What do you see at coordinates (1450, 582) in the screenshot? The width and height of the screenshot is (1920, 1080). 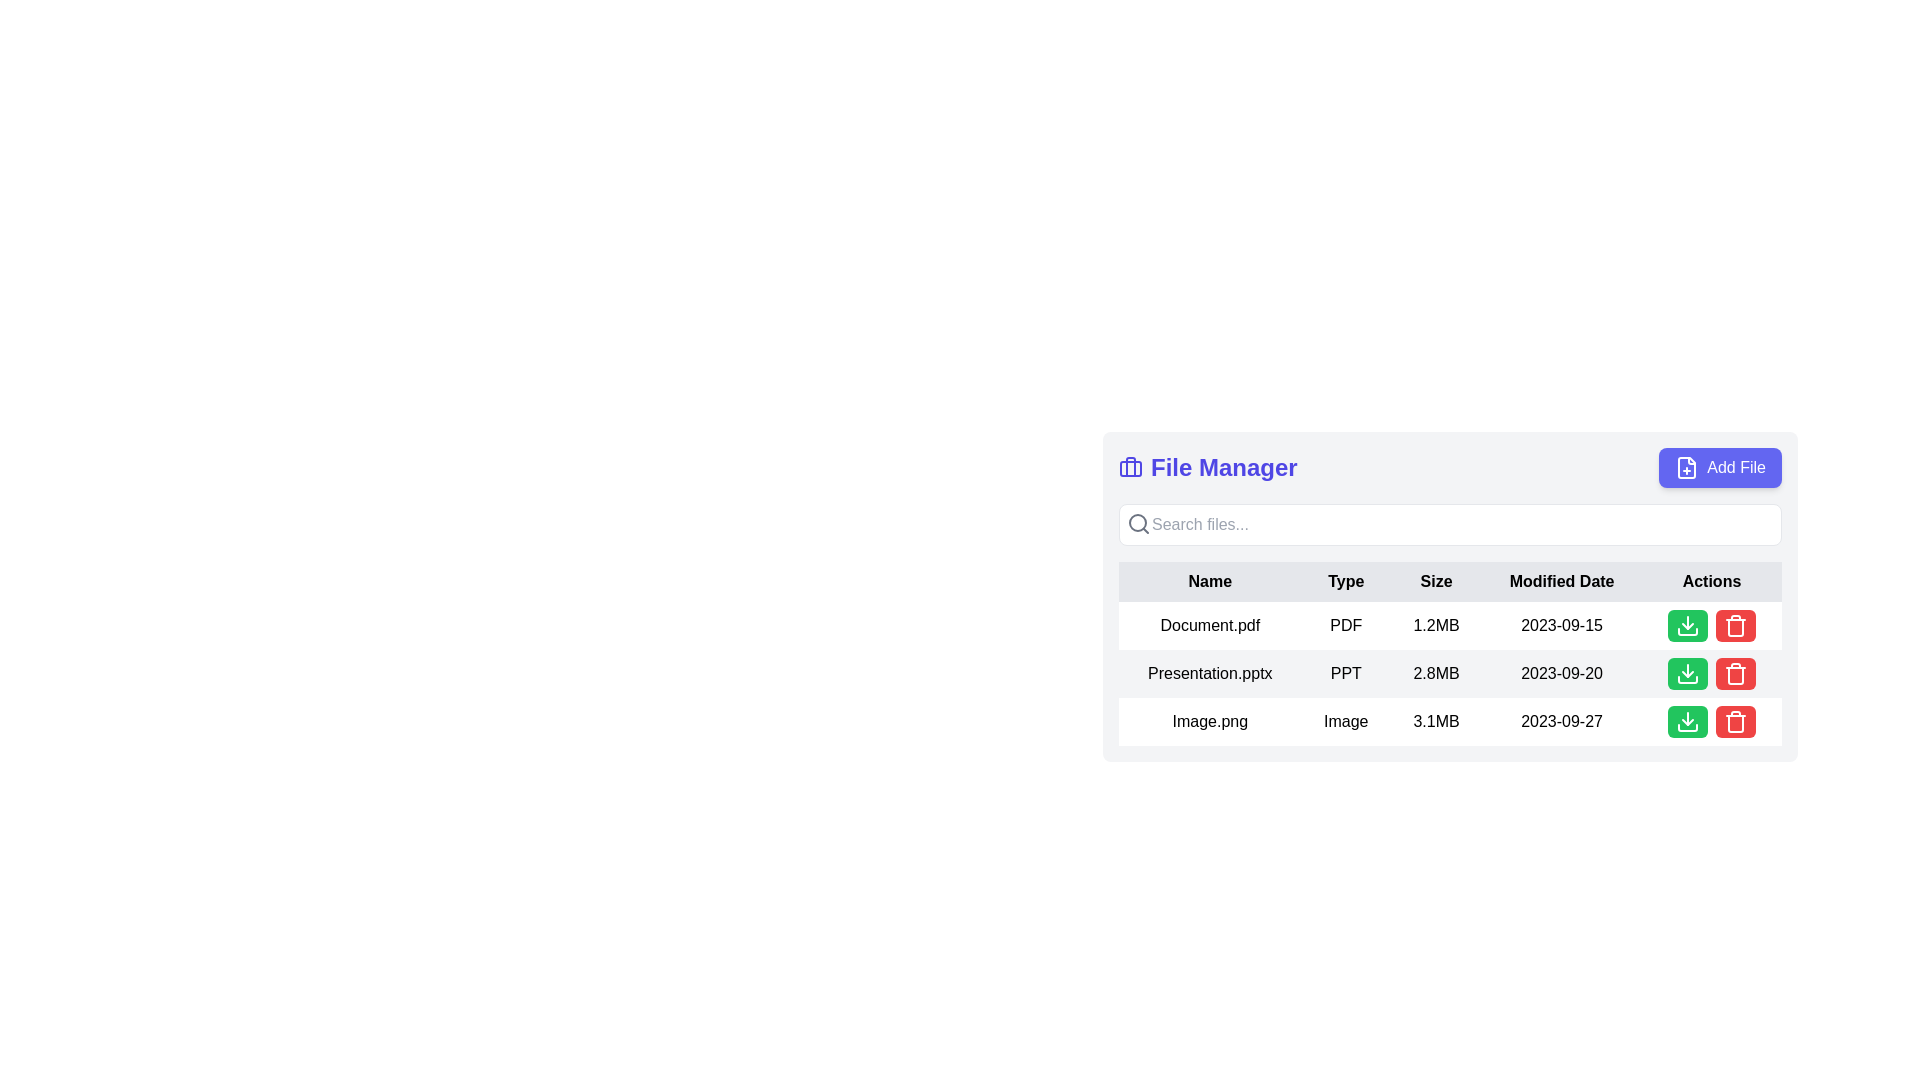 I see `the table header that contains the columns labeled 'Name', 'Type', 'Size', 'Modified Date', and 'Actions' with a gray background` at bounding box center [1450, 582].